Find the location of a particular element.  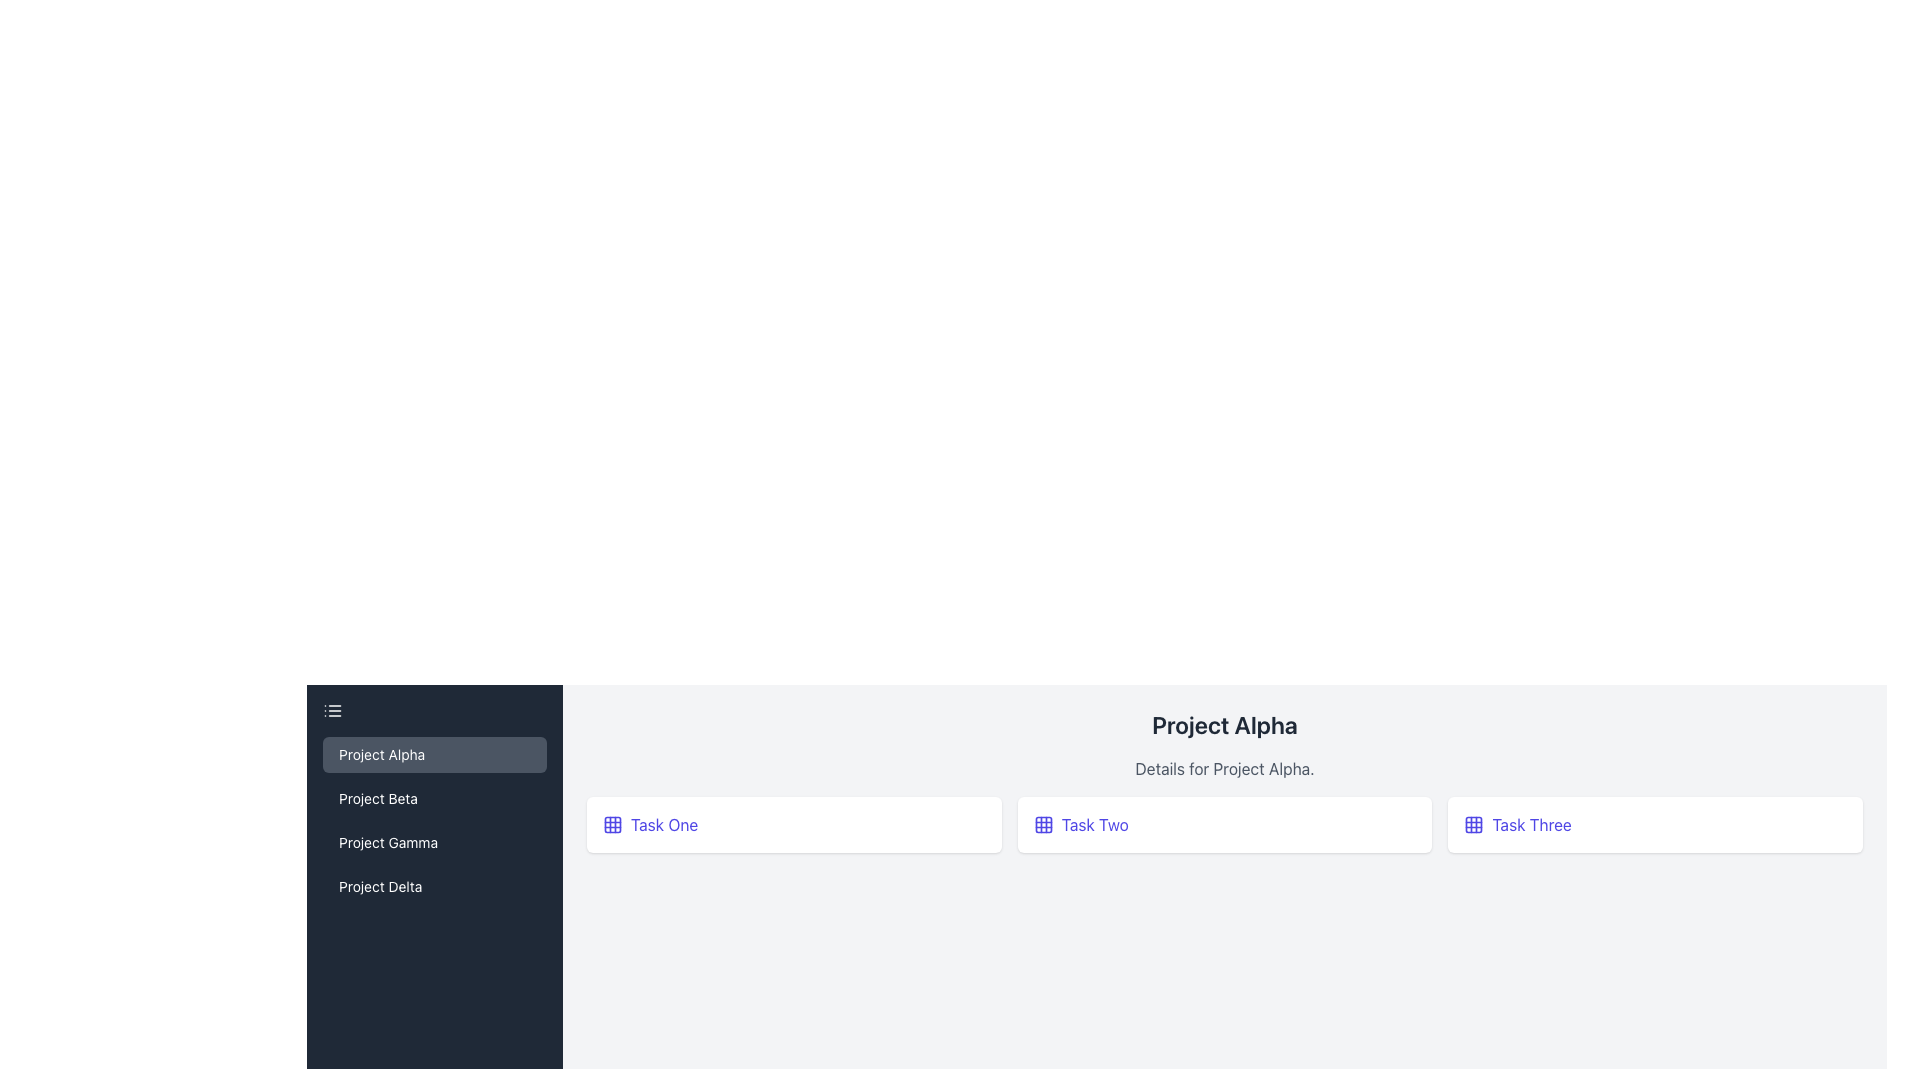

the Static Text Label that serves as the title for the project, located centrally in the top portion of the layout is located at coordinates (1223, 725).